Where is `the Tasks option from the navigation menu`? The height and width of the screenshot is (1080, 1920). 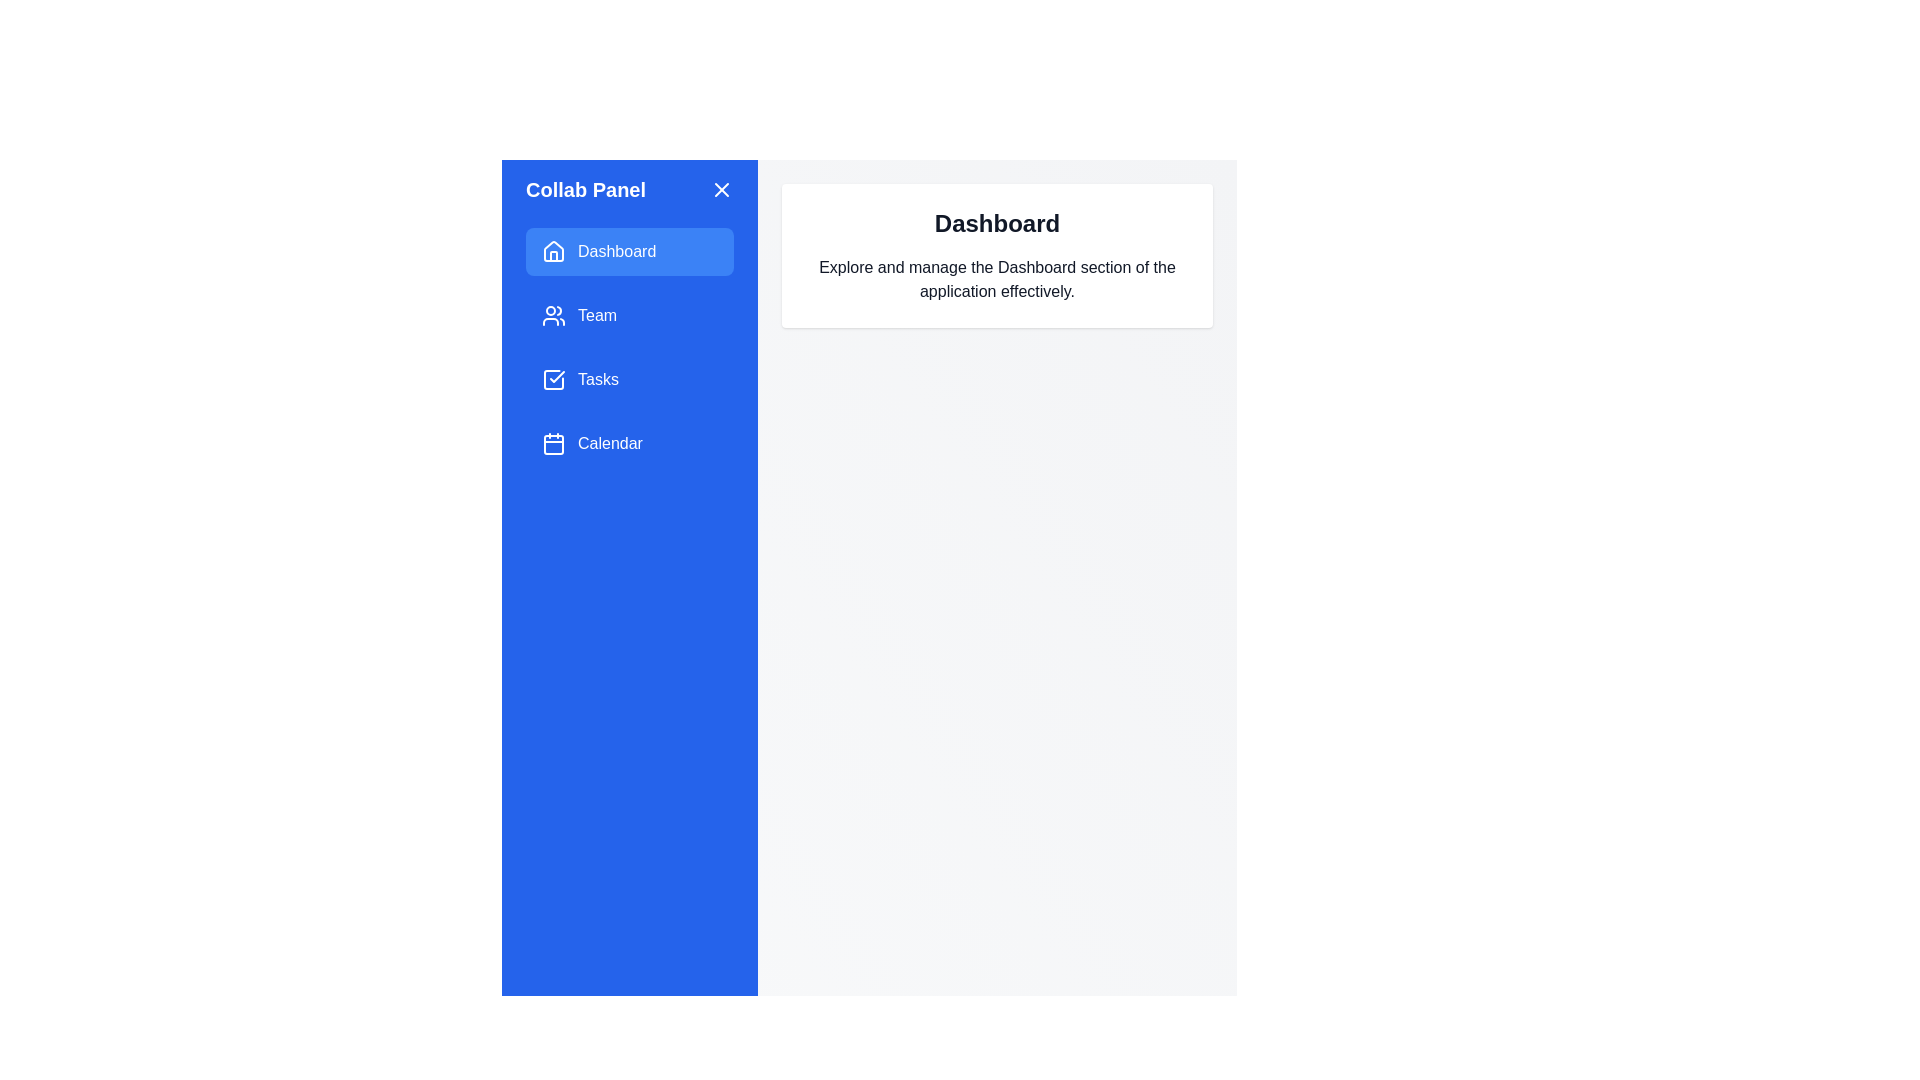
the Tasks option from the navigation menu is located at coordinates (628, 380).